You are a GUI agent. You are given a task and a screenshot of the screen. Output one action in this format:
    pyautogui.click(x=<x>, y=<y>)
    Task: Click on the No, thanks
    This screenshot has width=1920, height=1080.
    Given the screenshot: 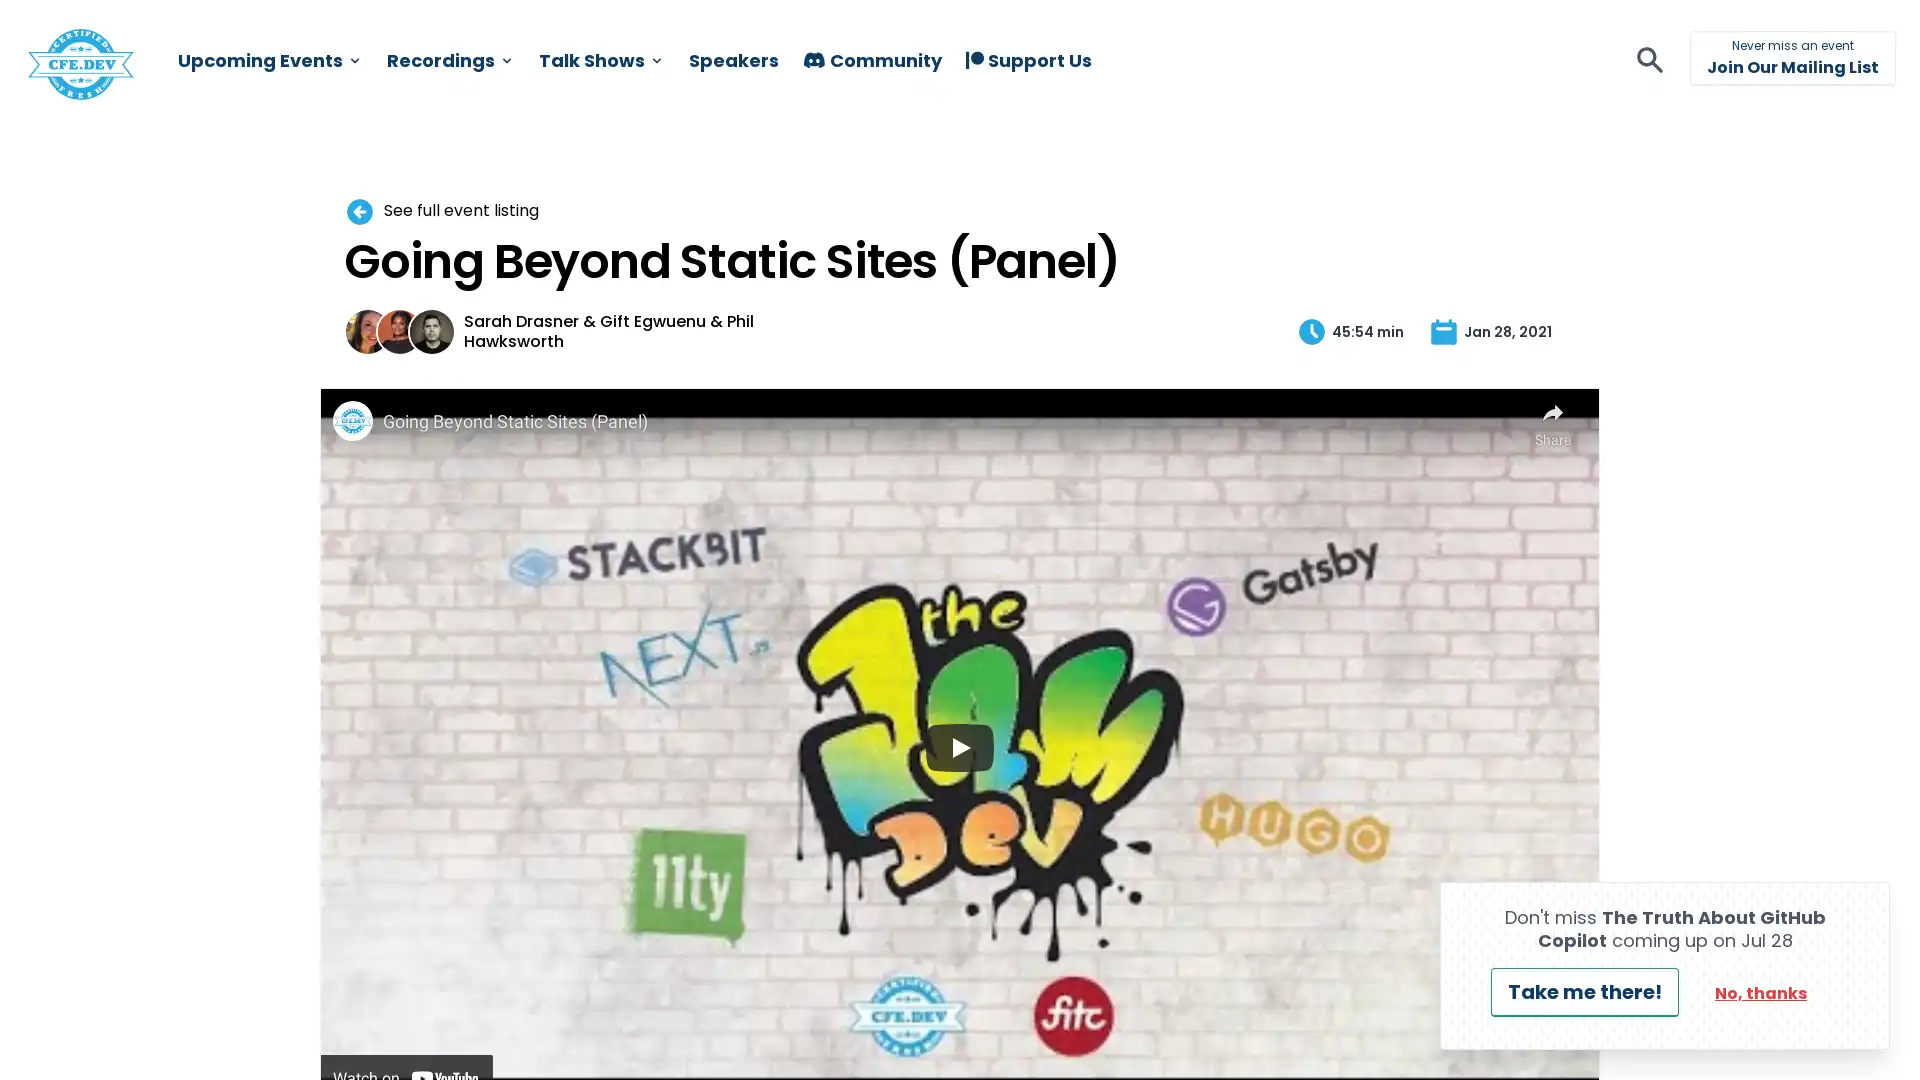 What is the action you would take?
    pyautogui.click(x=1761, y=994)
    